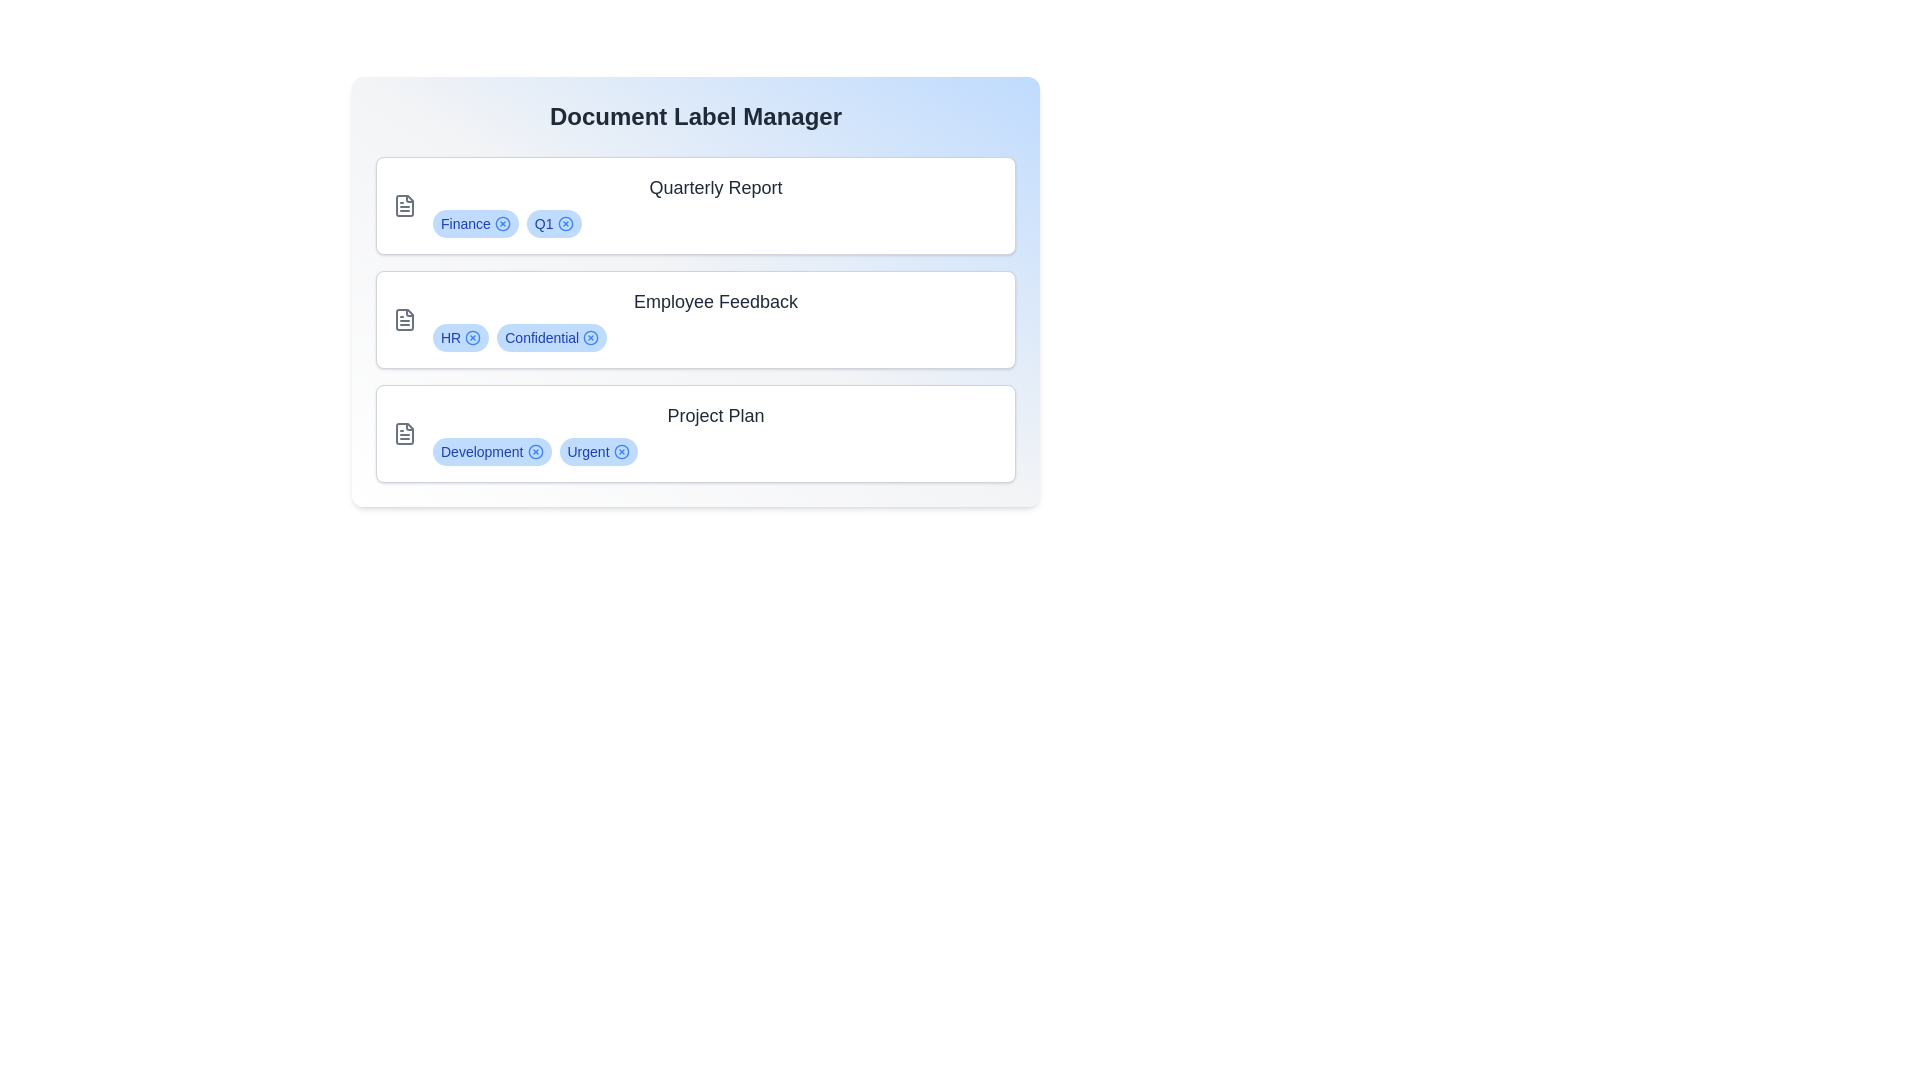 Image resolution: width=1920 pixels, height=1080 pixels. Describe the element at coordinates (472, 337) in the screenshot. I see `the label HR from the document Employee Feedback` at that location.